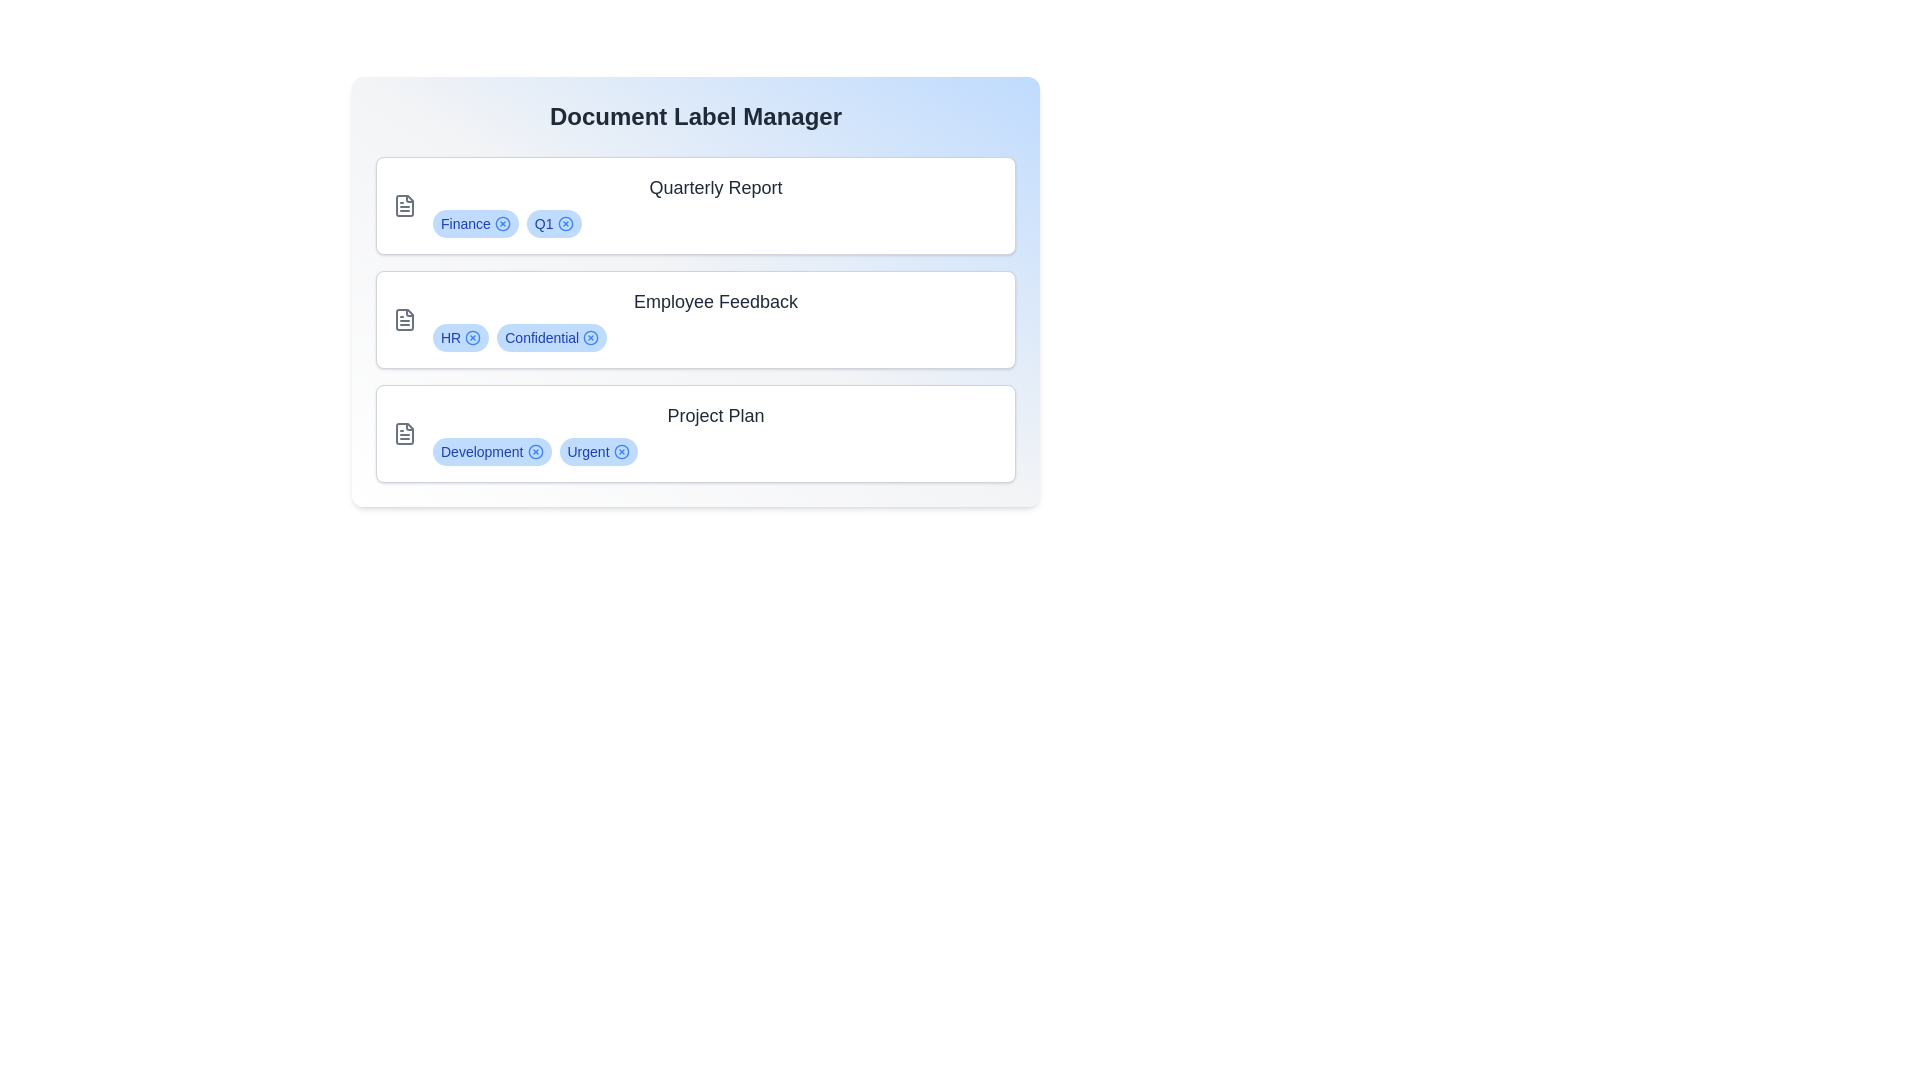 Image resolution: width=1920 pixels, height=1080 pixels. Describe the element at coordinates (472, 337) in the screenshot. I see `the label HR from the document Employee Feedback` at that location.